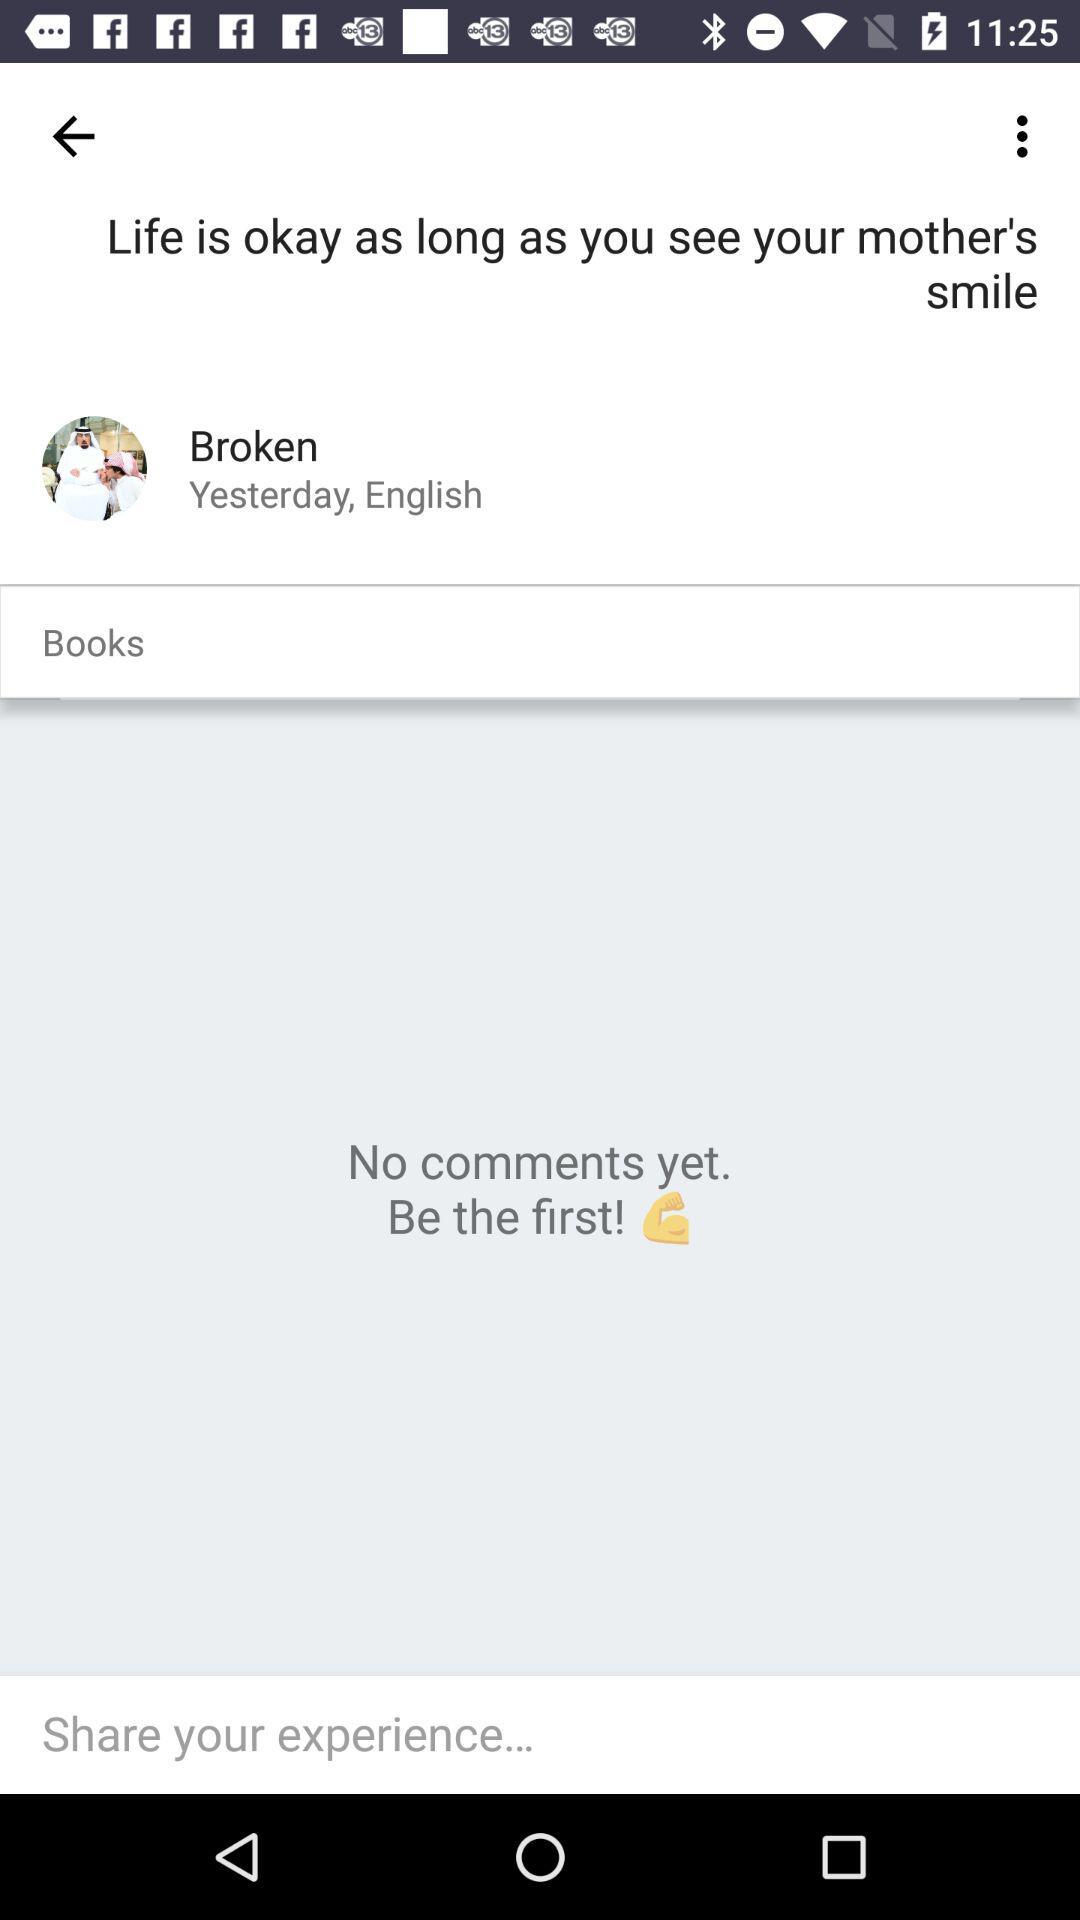 Image resolution: width=1080 pixels, height=1920 pixels. I want to click on picture profile, so click(94, 467).